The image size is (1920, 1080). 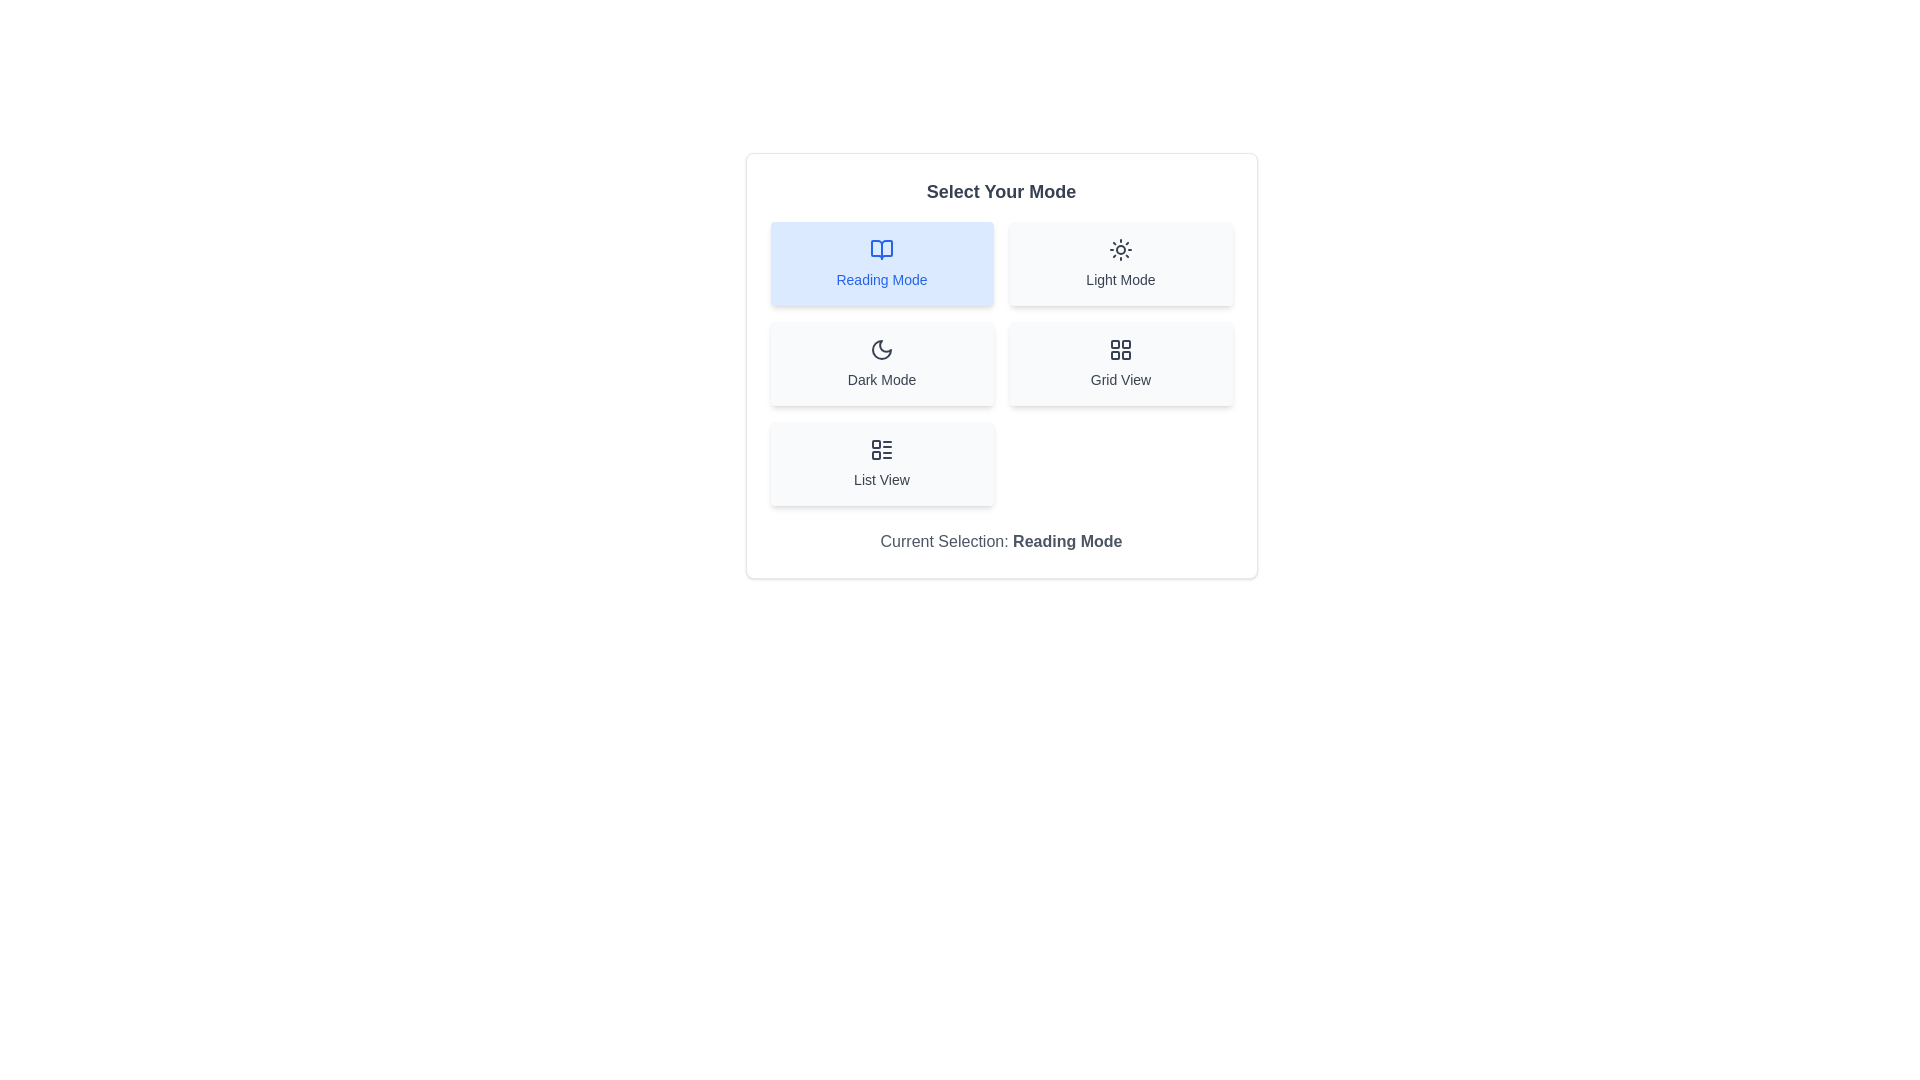 What do you see at coordinates (881, 262) in the screenshot?
I see `the button corresponding to the mode Reading Mode to change the current mode` at bounding box center [881, 262].